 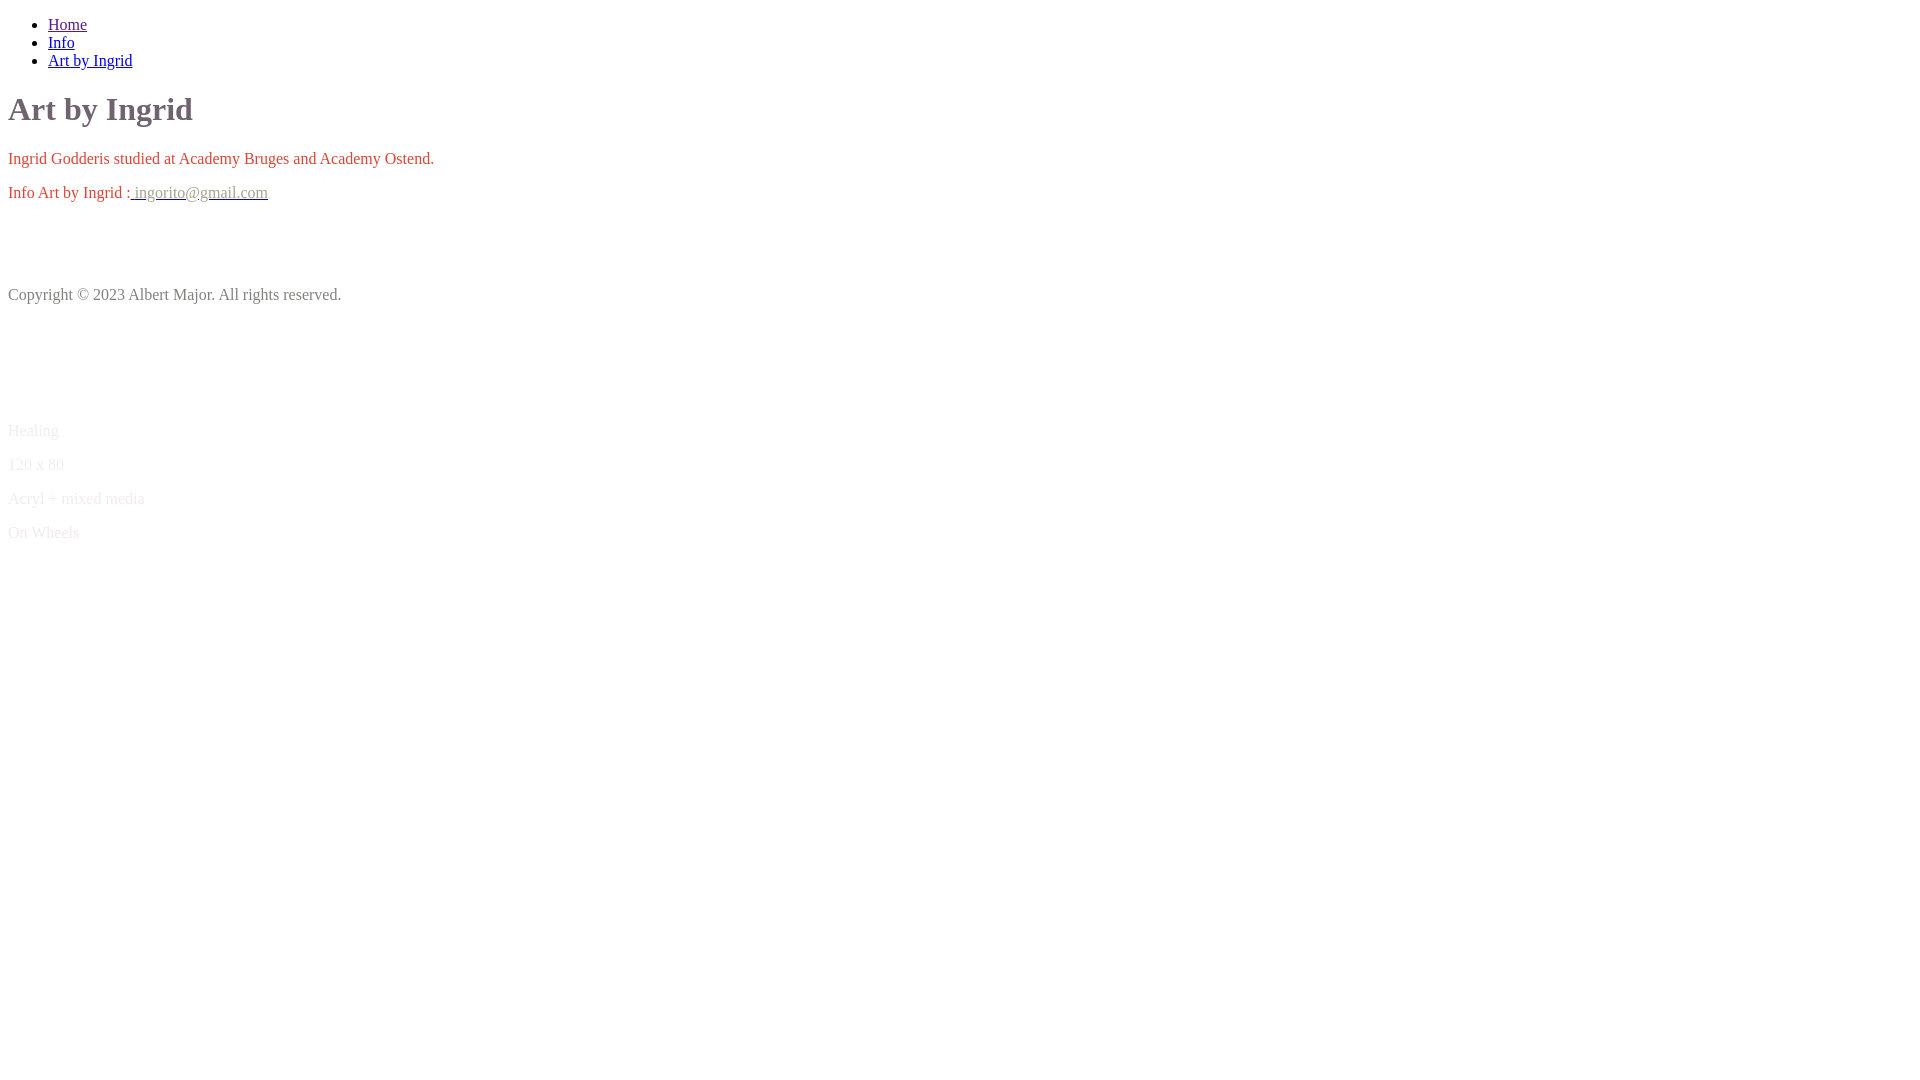 What do you see at coordinates (67, 24) in the screenshot?
I see `'Home'` at bounding box center [67, 24].